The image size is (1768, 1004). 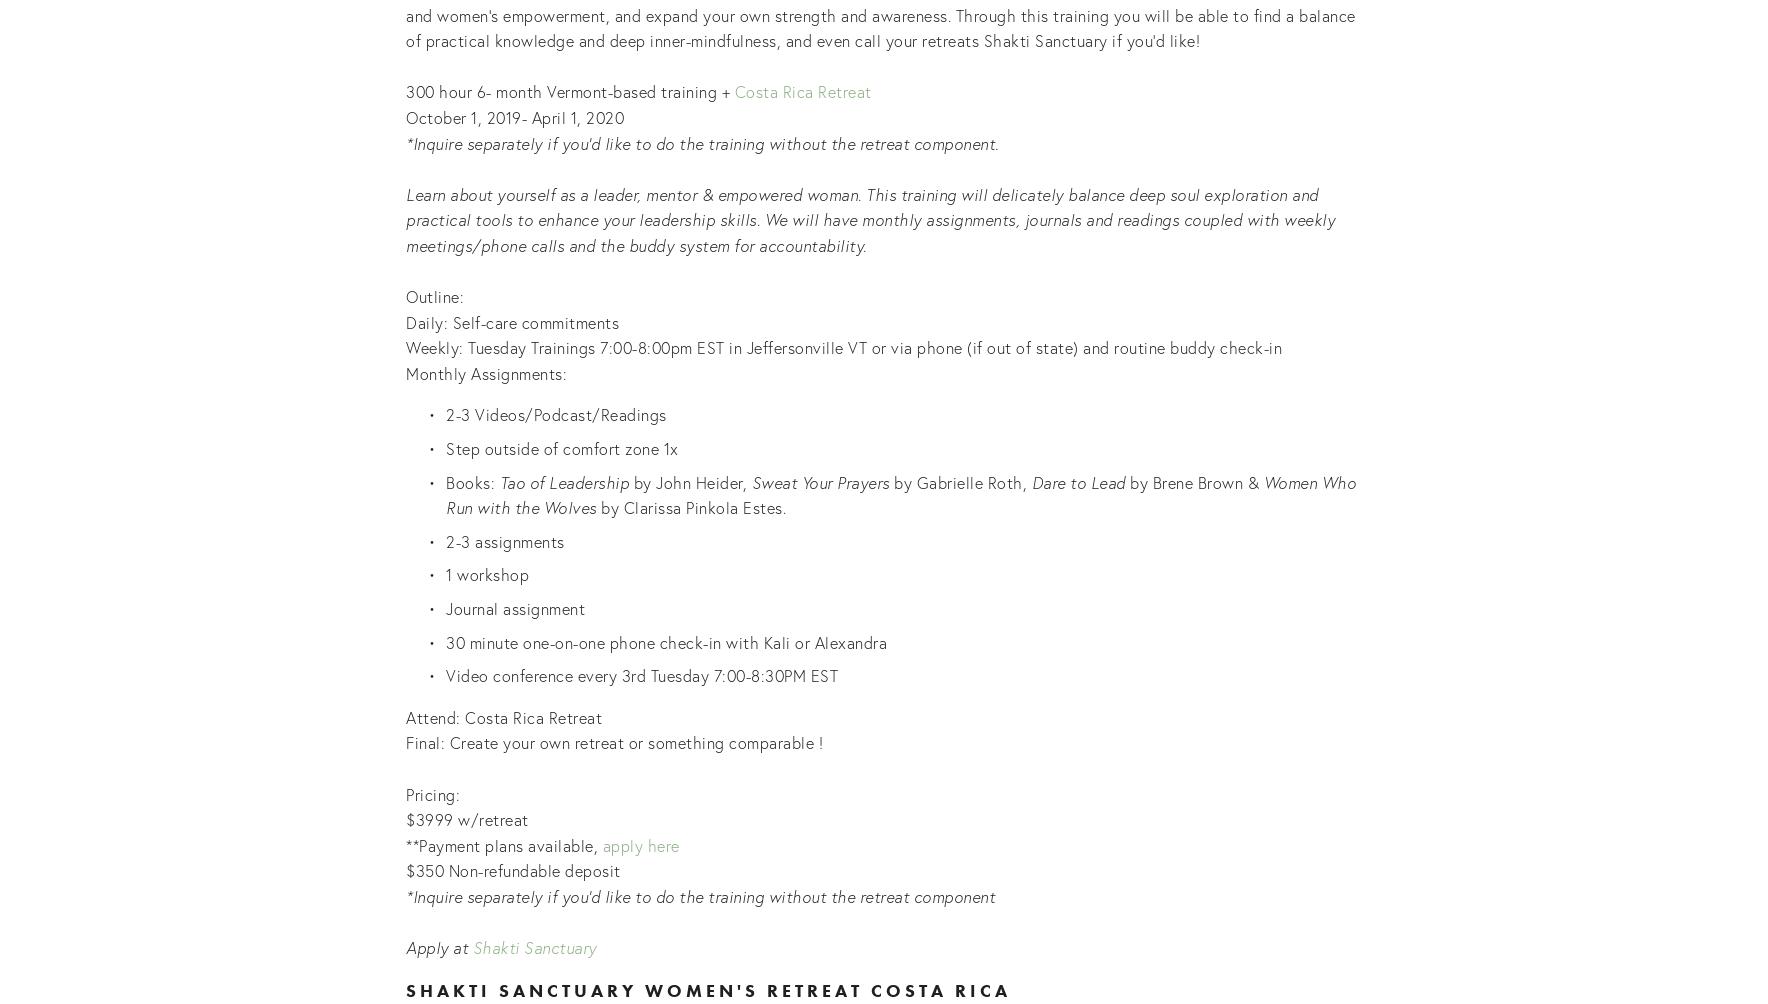 What do you see at coordinates (819, 480) in the screenshot?
I see `'Sweat Your Prayers'` at bounding box center [819, 480].